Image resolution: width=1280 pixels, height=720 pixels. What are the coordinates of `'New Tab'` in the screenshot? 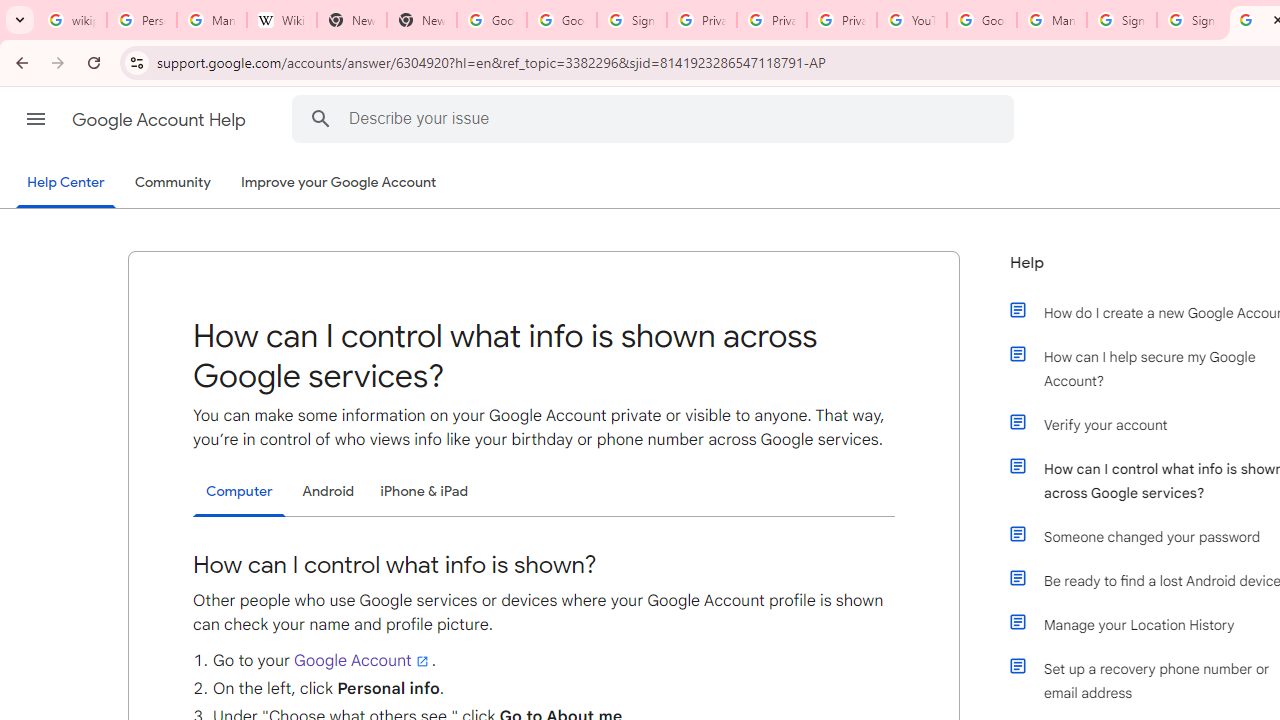 It's located at (420, 20).